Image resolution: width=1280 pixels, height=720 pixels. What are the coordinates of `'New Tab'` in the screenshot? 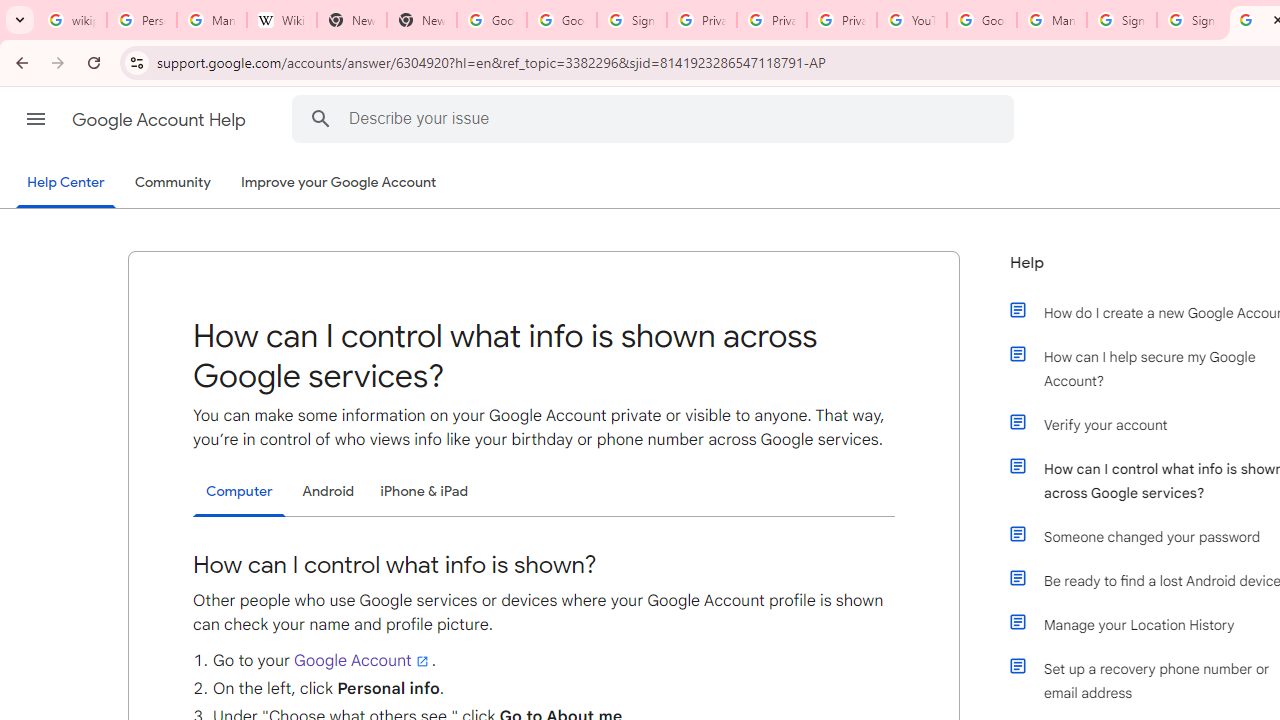 It's located at (420, 20).